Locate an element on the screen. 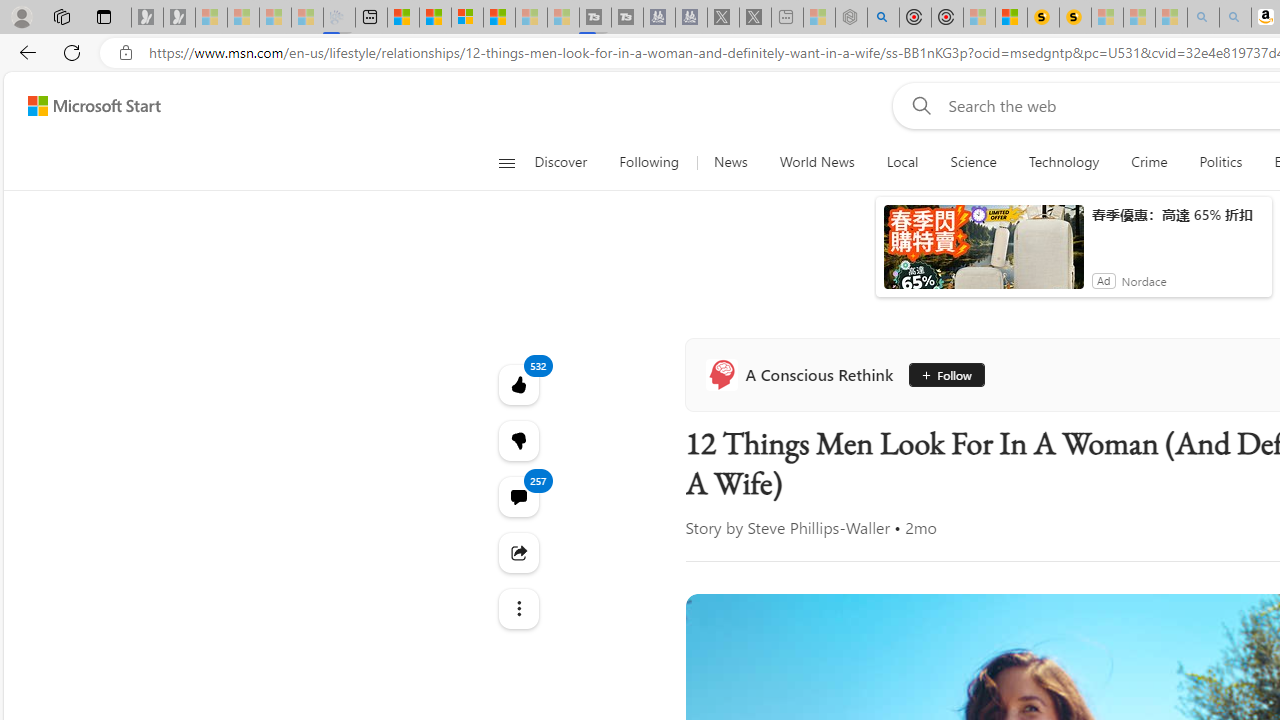  'Skip to footer' is located at coordinates (81, 105).